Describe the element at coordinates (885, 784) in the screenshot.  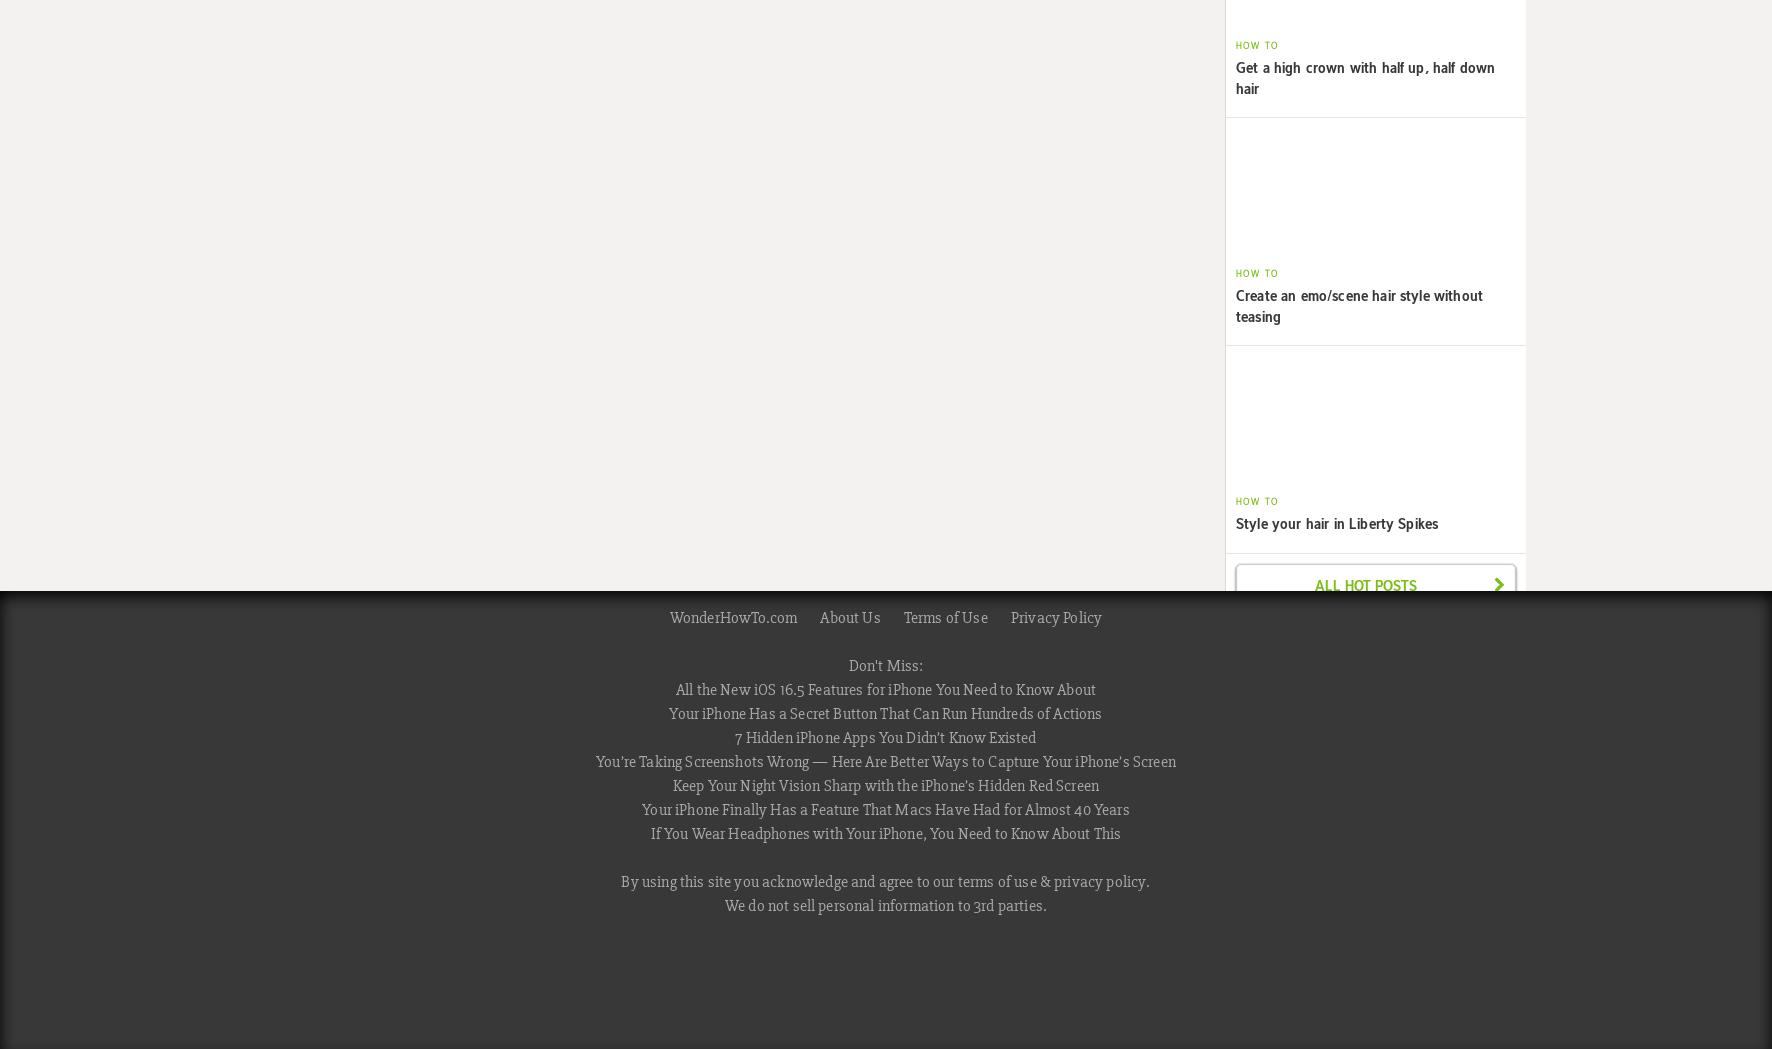
I see `'Keep Your Night Vision Sharp with the iPhone’s Hidden Red Screen'` at that location.